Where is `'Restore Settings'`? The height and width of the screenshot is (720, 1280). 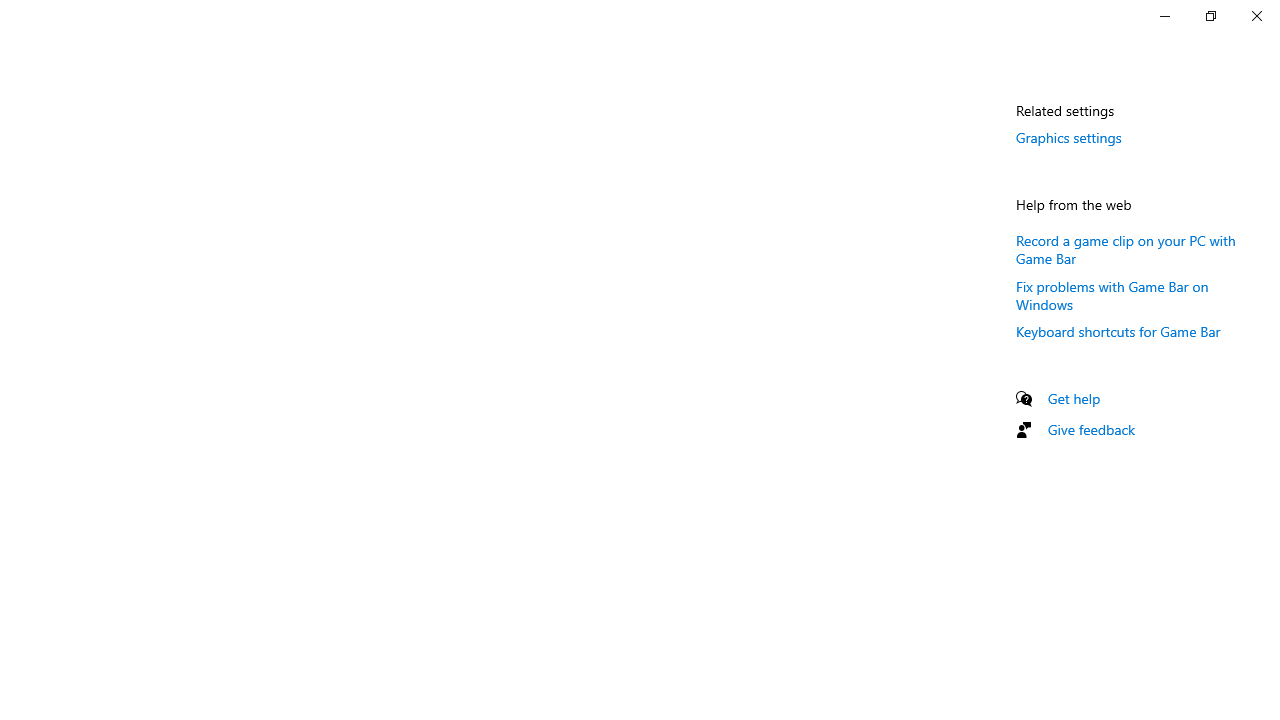
'Restore Settings' is located at coordinates (1209, 15).